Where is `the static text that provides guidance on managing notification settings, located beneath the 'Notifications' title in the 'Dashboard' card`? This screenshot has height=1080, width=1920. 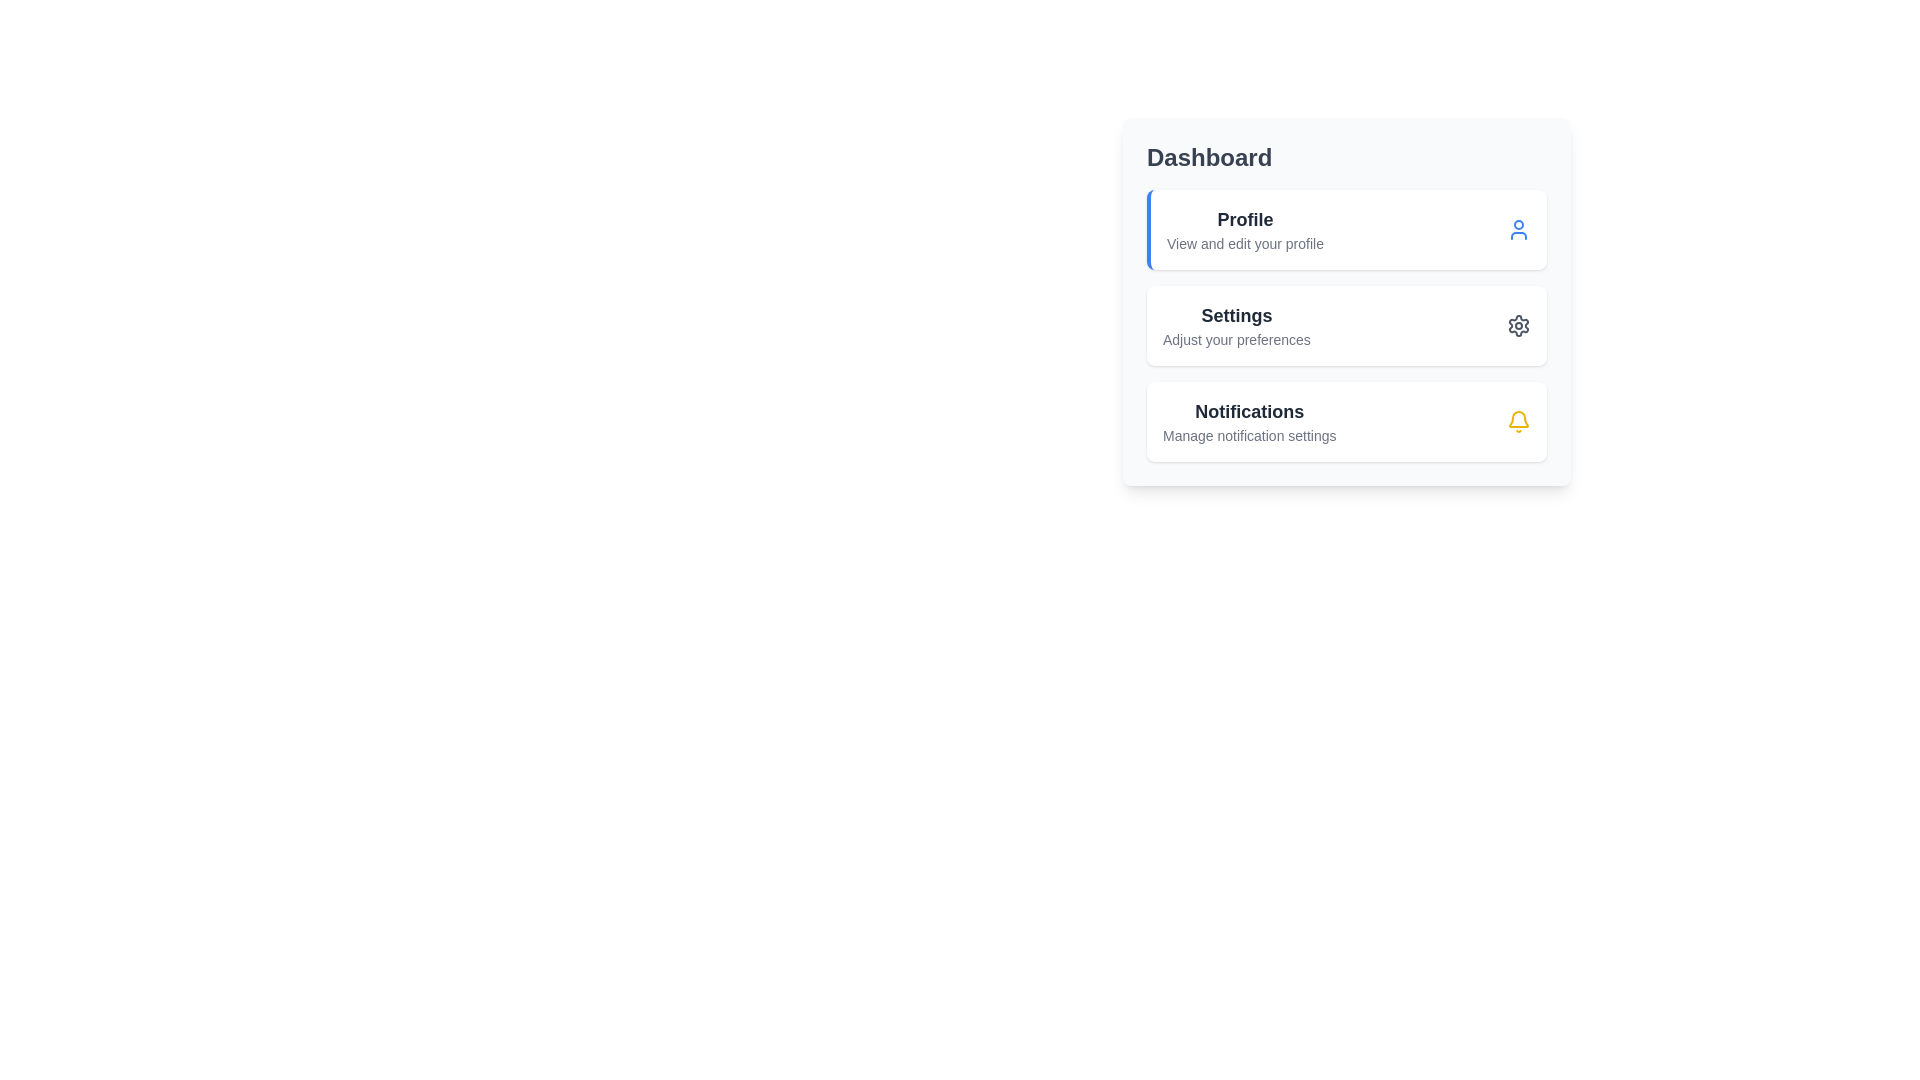
the static text that provides guidance on managing notification settings, located beneath the 'Notifications' title in the 'Dashboard' card is located at coordinates (1248, 434).